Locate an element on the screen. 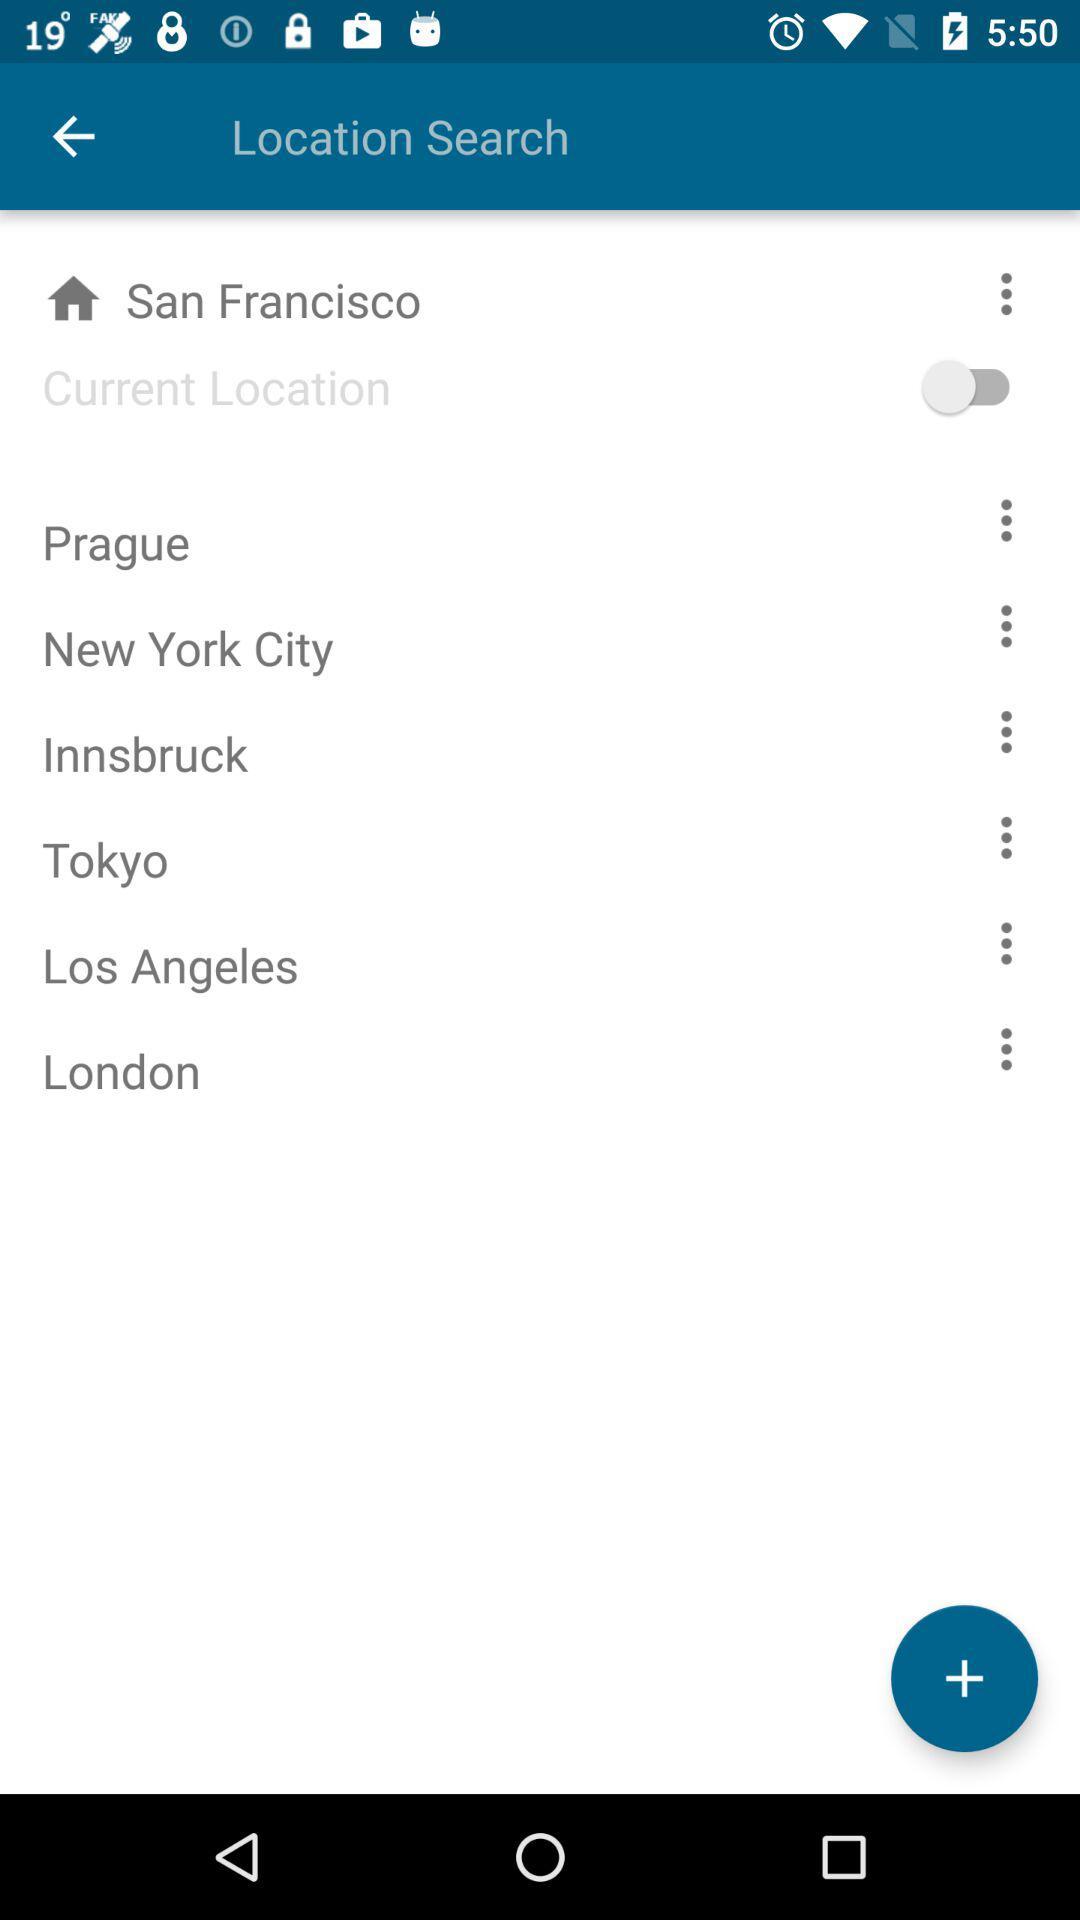 The height and width of the screenshot is (1920, 1080). show location options is located at coordinates (1006, 520).